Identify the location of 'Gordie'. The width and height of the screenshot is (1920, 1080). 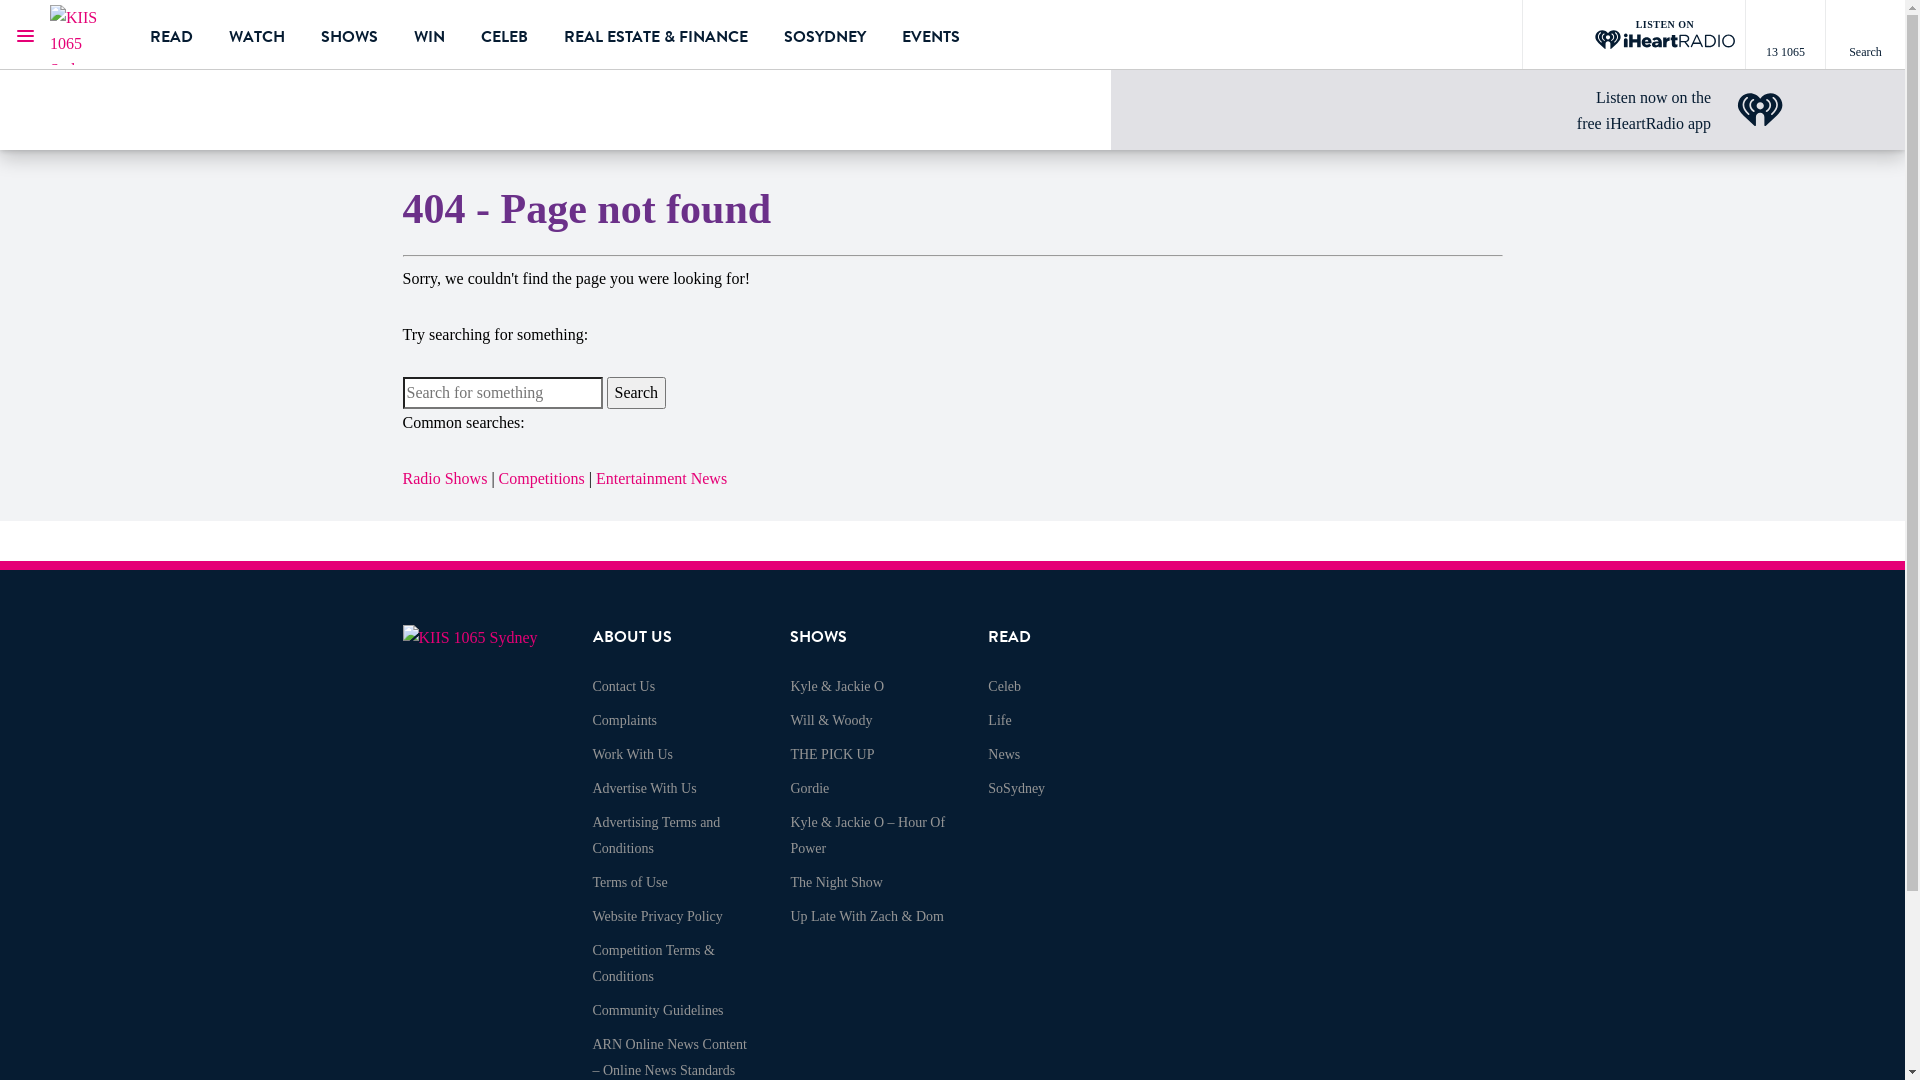
(809, 787).